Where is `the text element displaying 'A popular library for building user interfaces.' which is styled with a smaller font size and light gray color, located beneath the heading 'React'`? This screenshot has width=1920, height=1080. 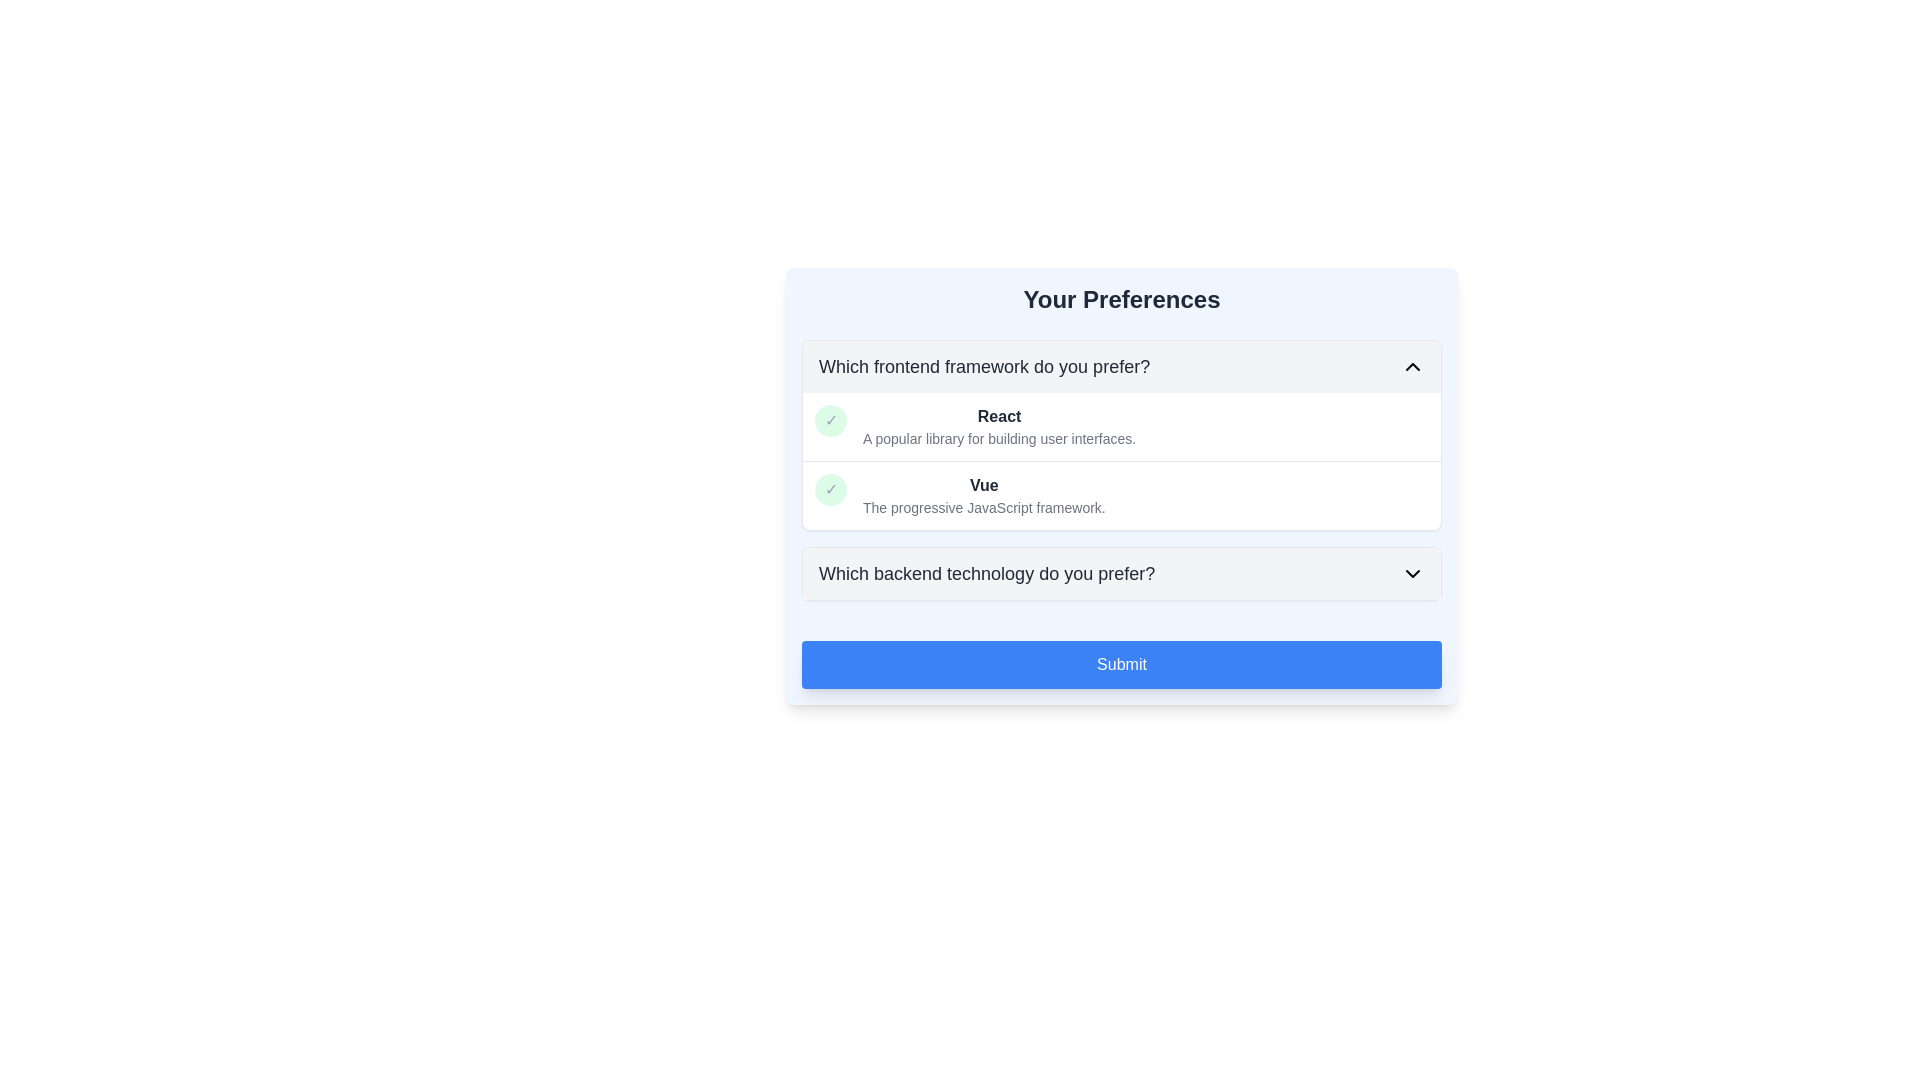
the text element displaying 'A popular library for building user interfaces.' which is styled with a smaller font size and light gray color, located beneath the heading 'React' is located at coordinates (999, 438).